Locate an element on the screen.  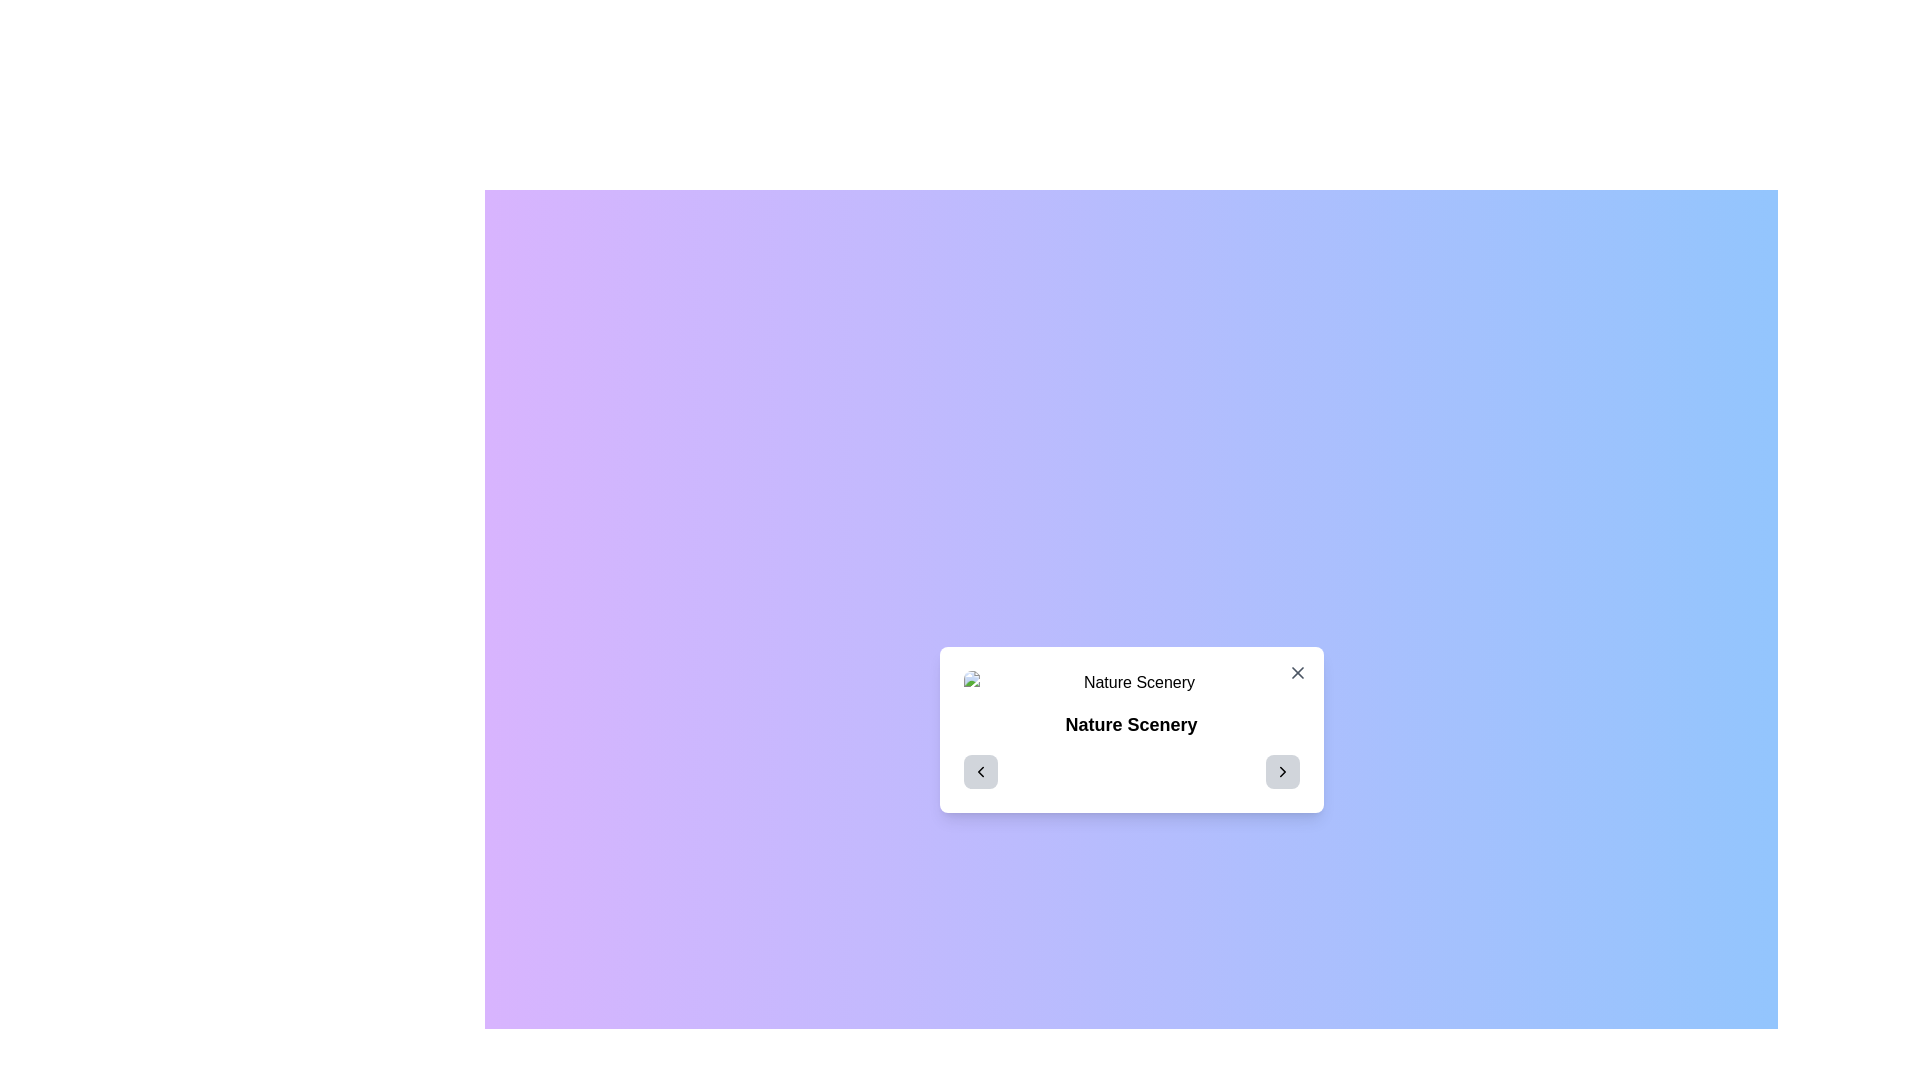
the rounded gray button with a left-chevron icon is located at coordinates (980, 770).